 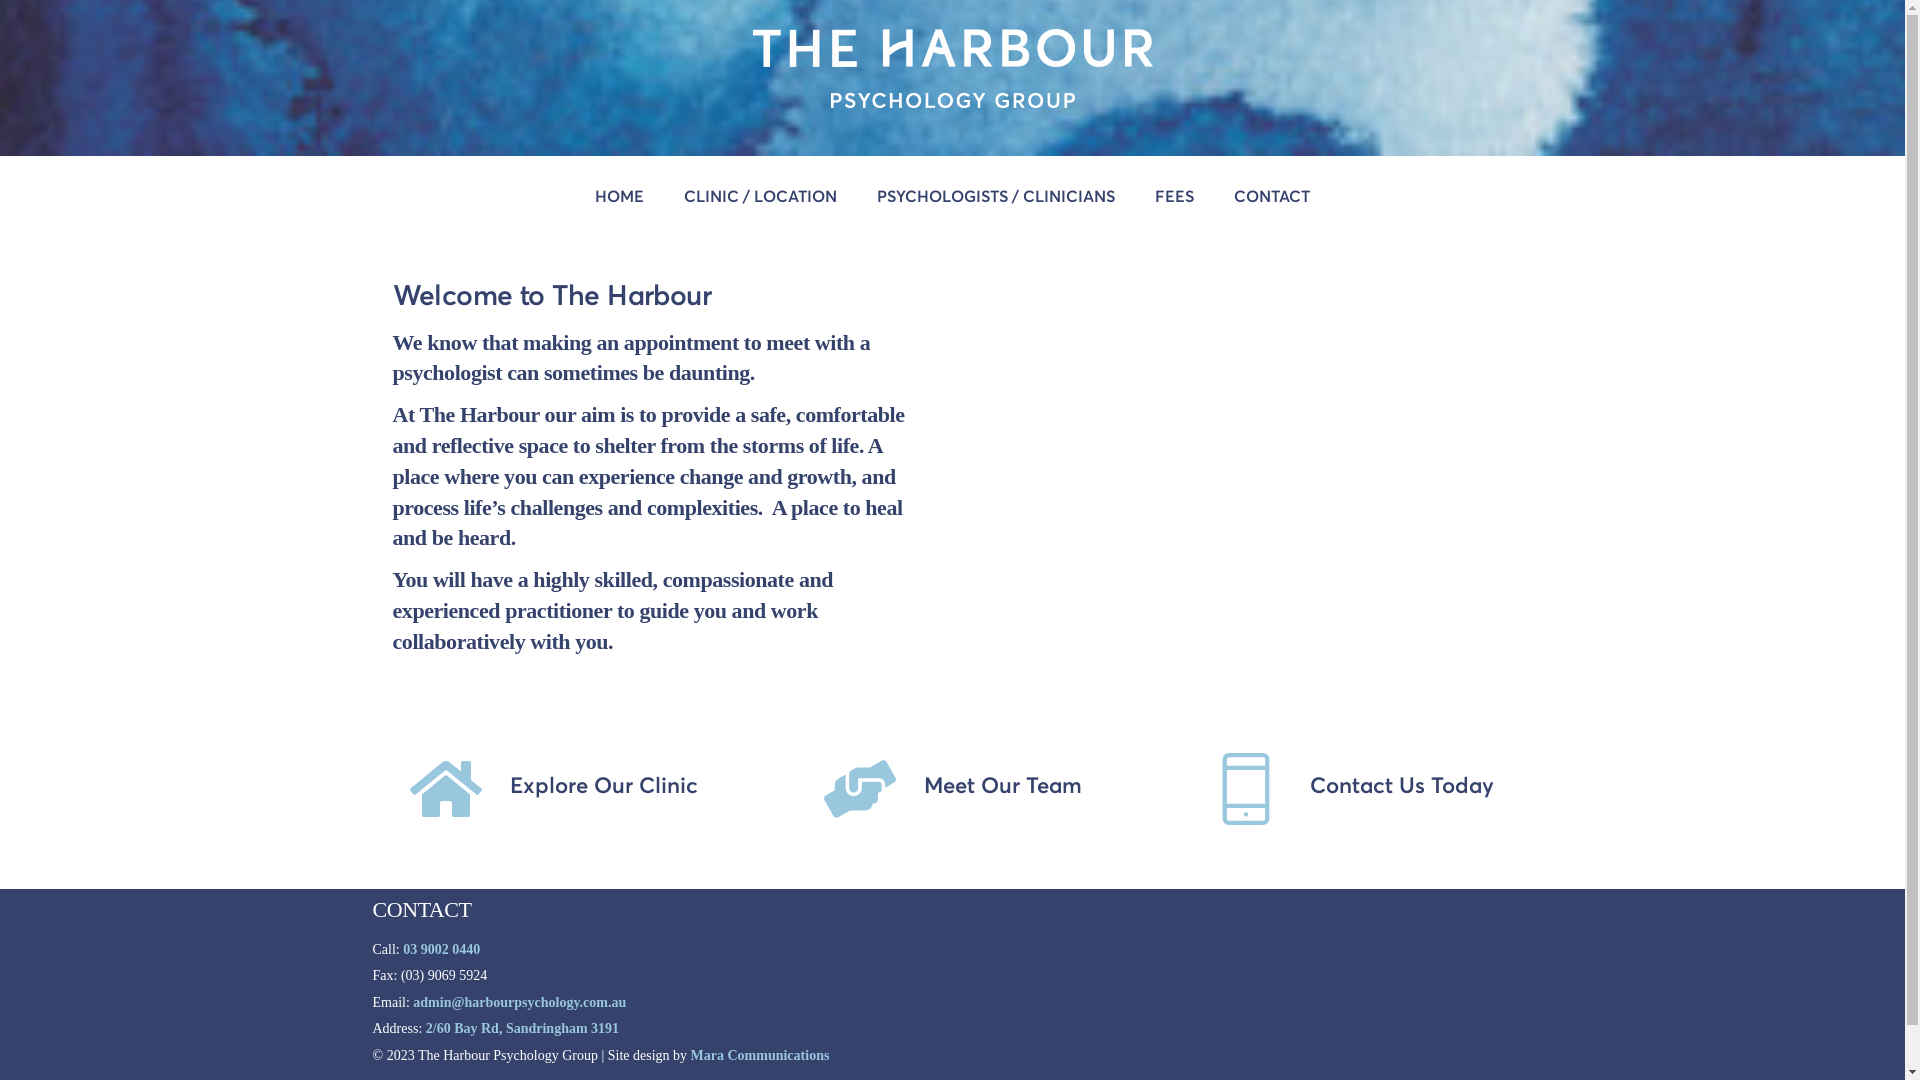 I want to click on 'FEES', so click(x=1174, y=196).